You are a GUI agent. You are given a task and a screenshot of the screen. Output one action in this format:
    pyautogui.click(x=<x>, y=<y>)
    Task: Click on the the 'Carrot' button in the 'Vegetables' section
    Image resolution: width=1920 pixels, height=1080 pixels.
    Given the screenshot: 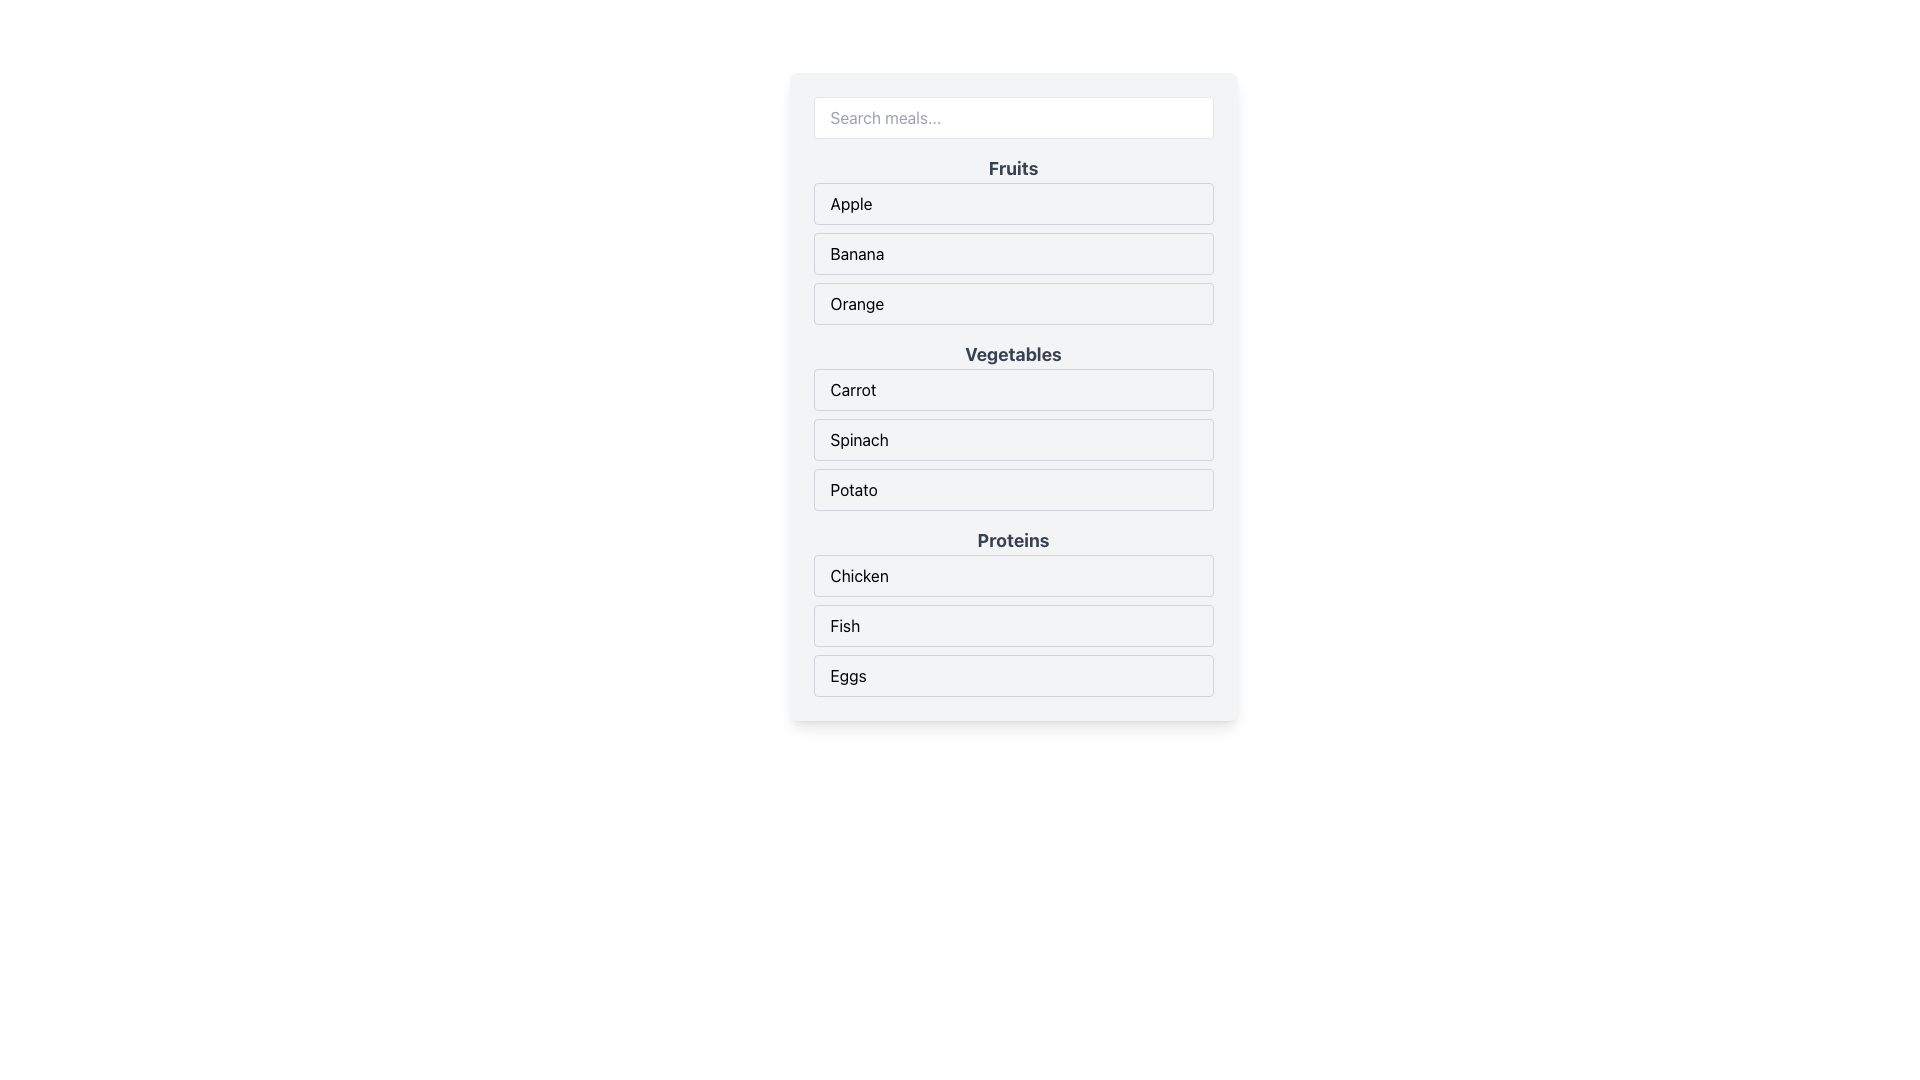 What is the action you would take?
    pyautogui.click(x=1013, y=389)
    